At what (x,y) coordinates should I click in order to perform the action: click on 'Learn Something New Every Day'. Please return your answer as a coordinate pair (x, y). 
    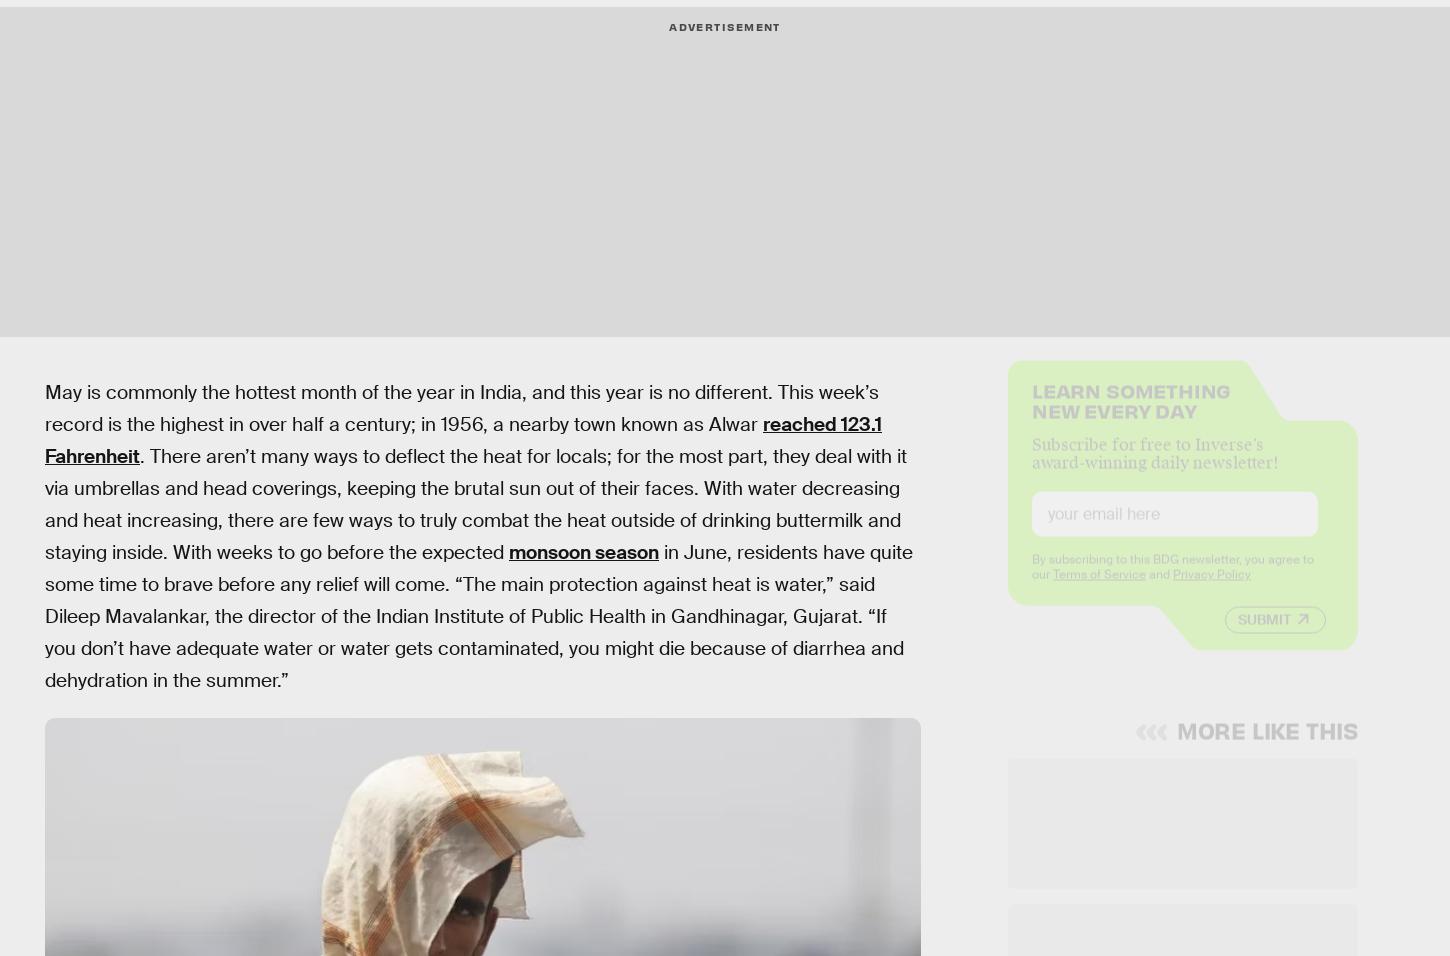
    Looking at the image, I should click on (1130, 416).